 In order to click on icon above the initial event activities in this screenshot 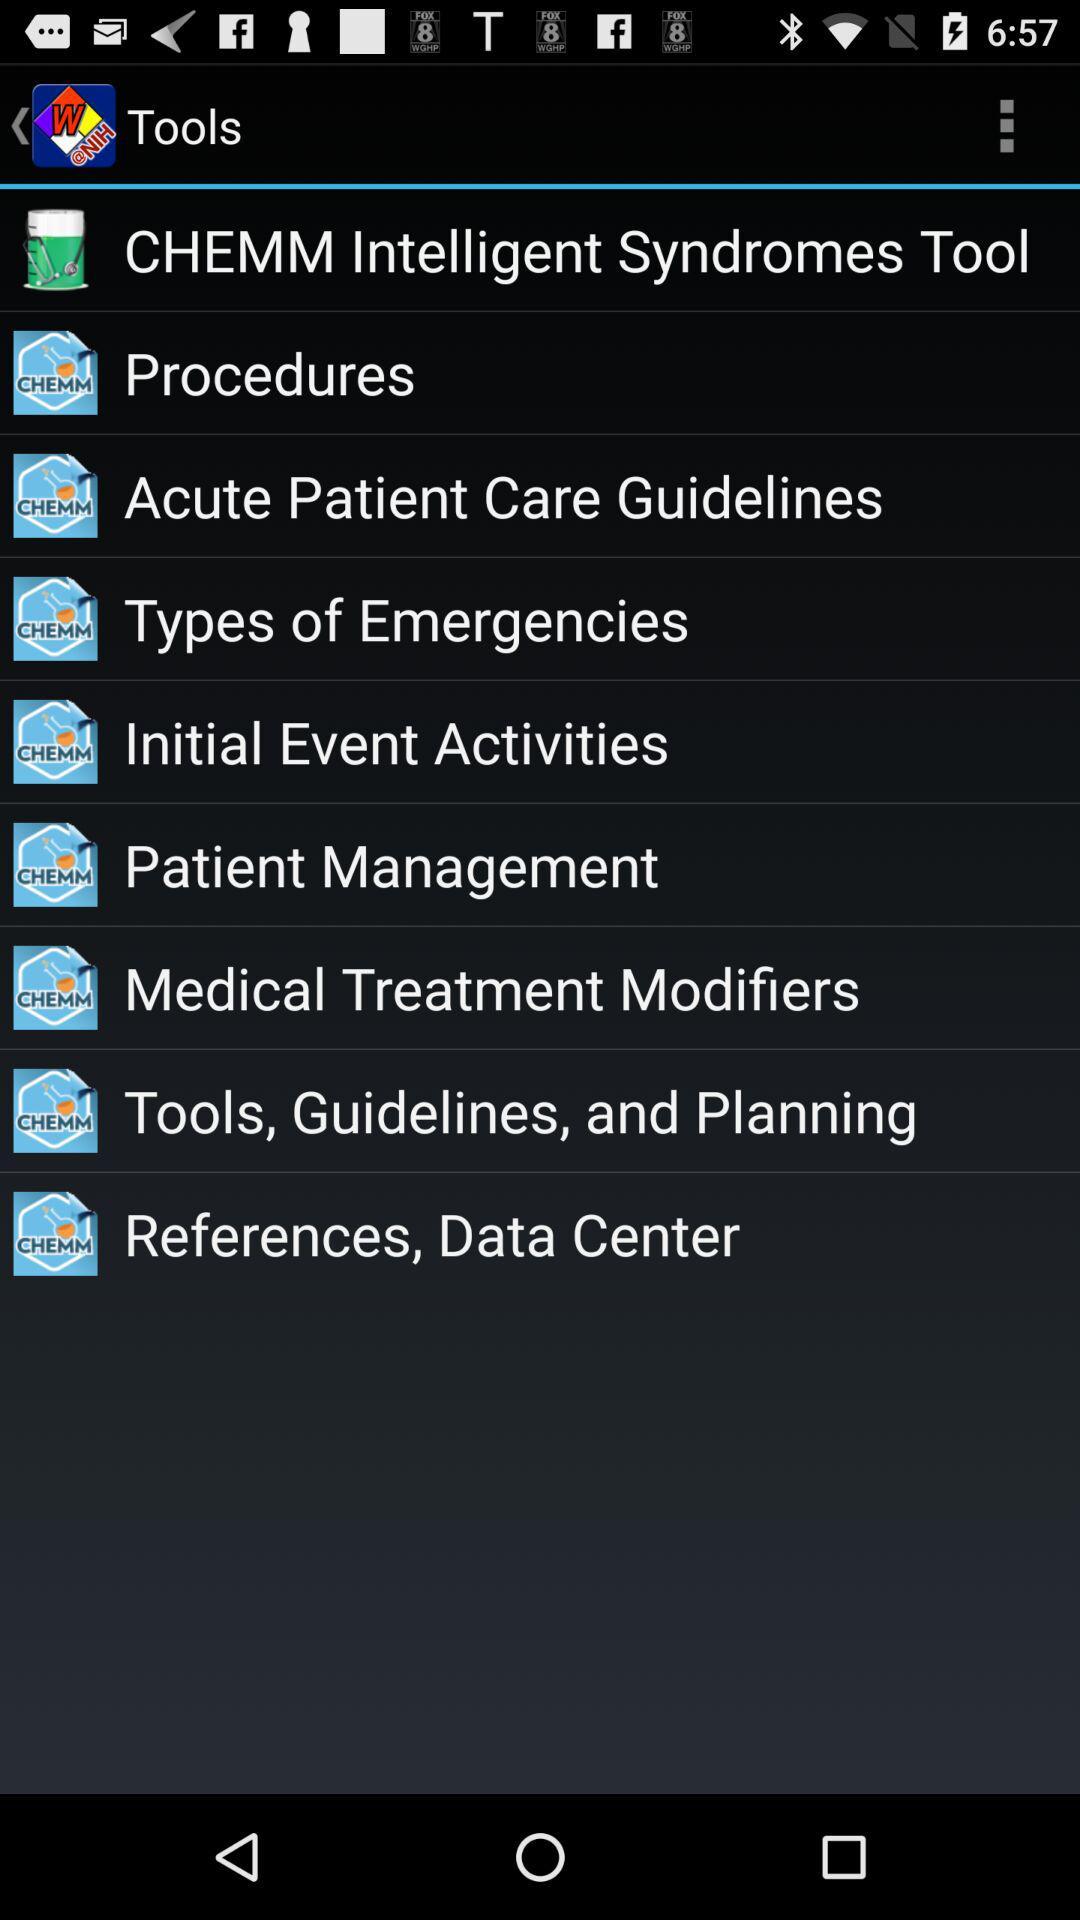, I will do `click(600, 617)`.